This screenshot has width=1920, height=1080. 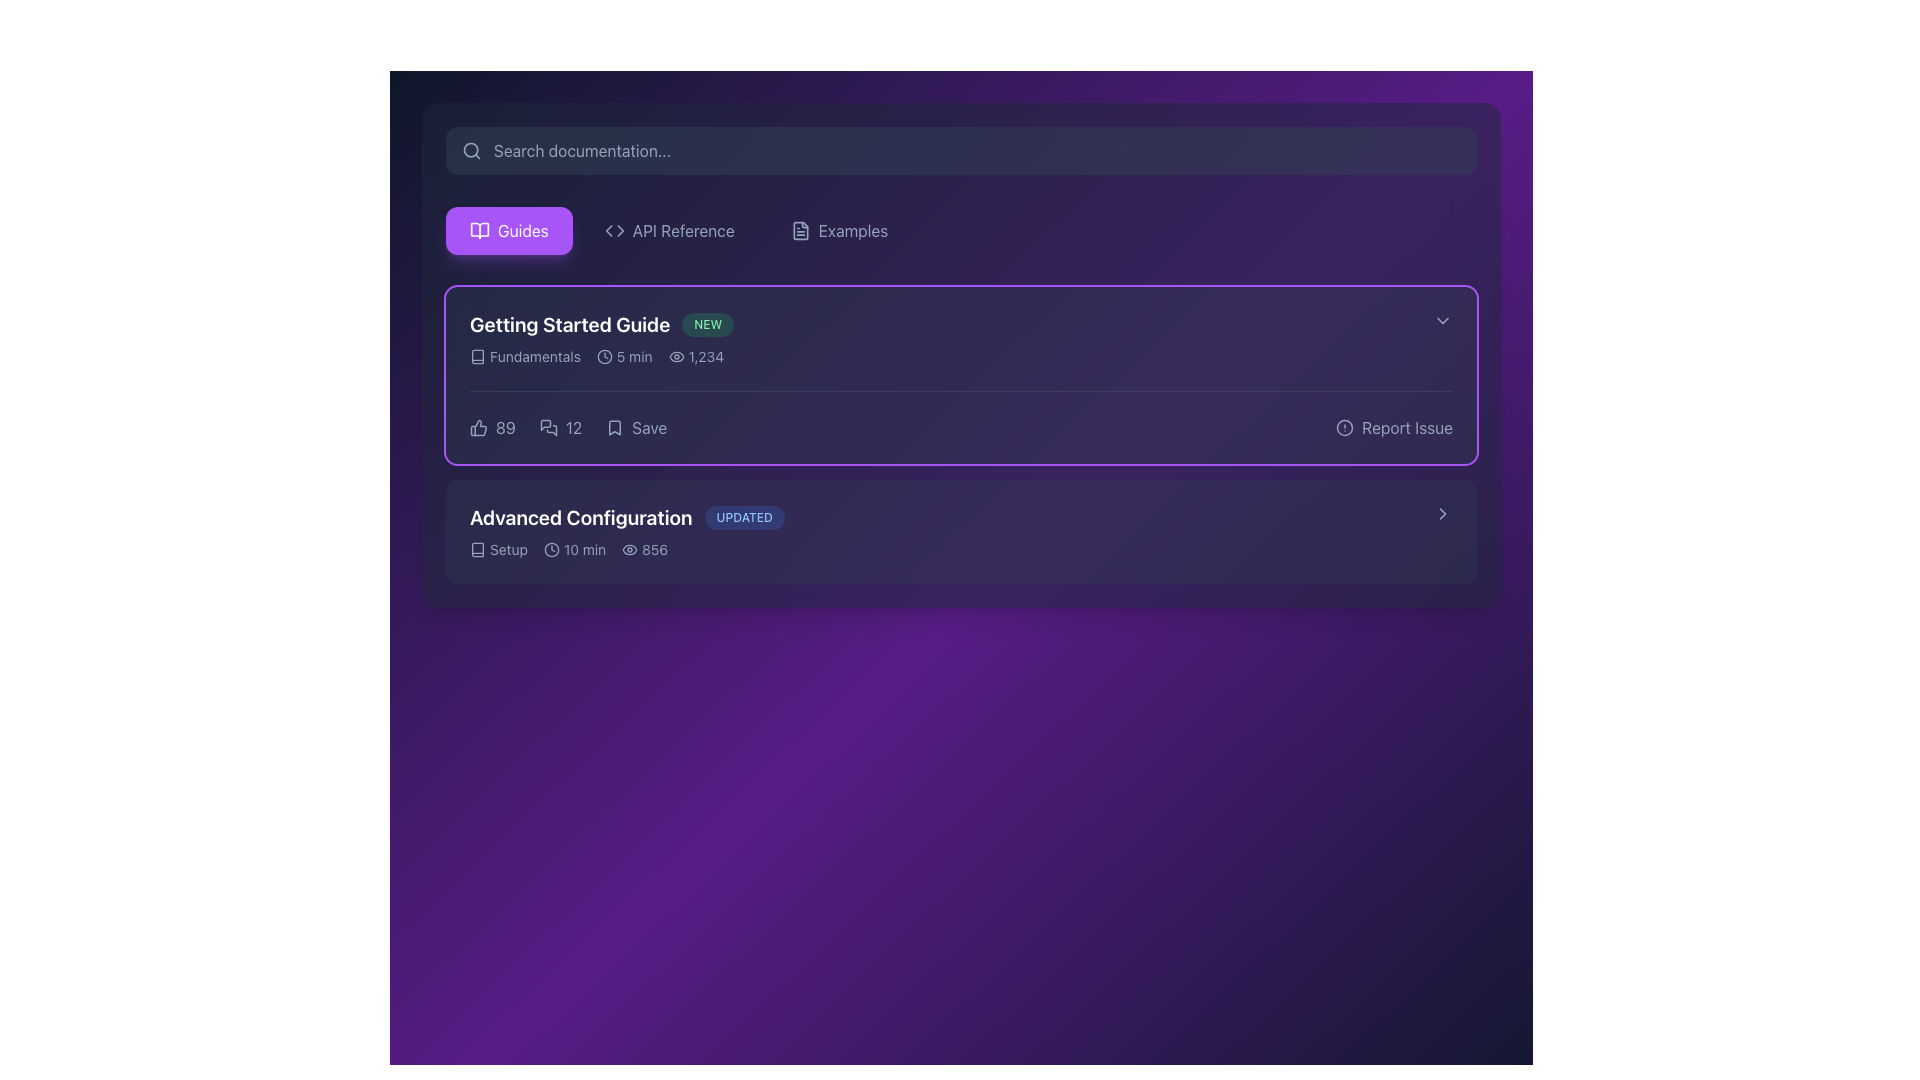 What do you see at coordinates (525, 356) in the screenshot?
I see `the text label with an accompanying icon that serves as a category or tag within a list of related items, positioned as the first section to the left of '5 min' and '1,234'` at bounding box center [525, 356].